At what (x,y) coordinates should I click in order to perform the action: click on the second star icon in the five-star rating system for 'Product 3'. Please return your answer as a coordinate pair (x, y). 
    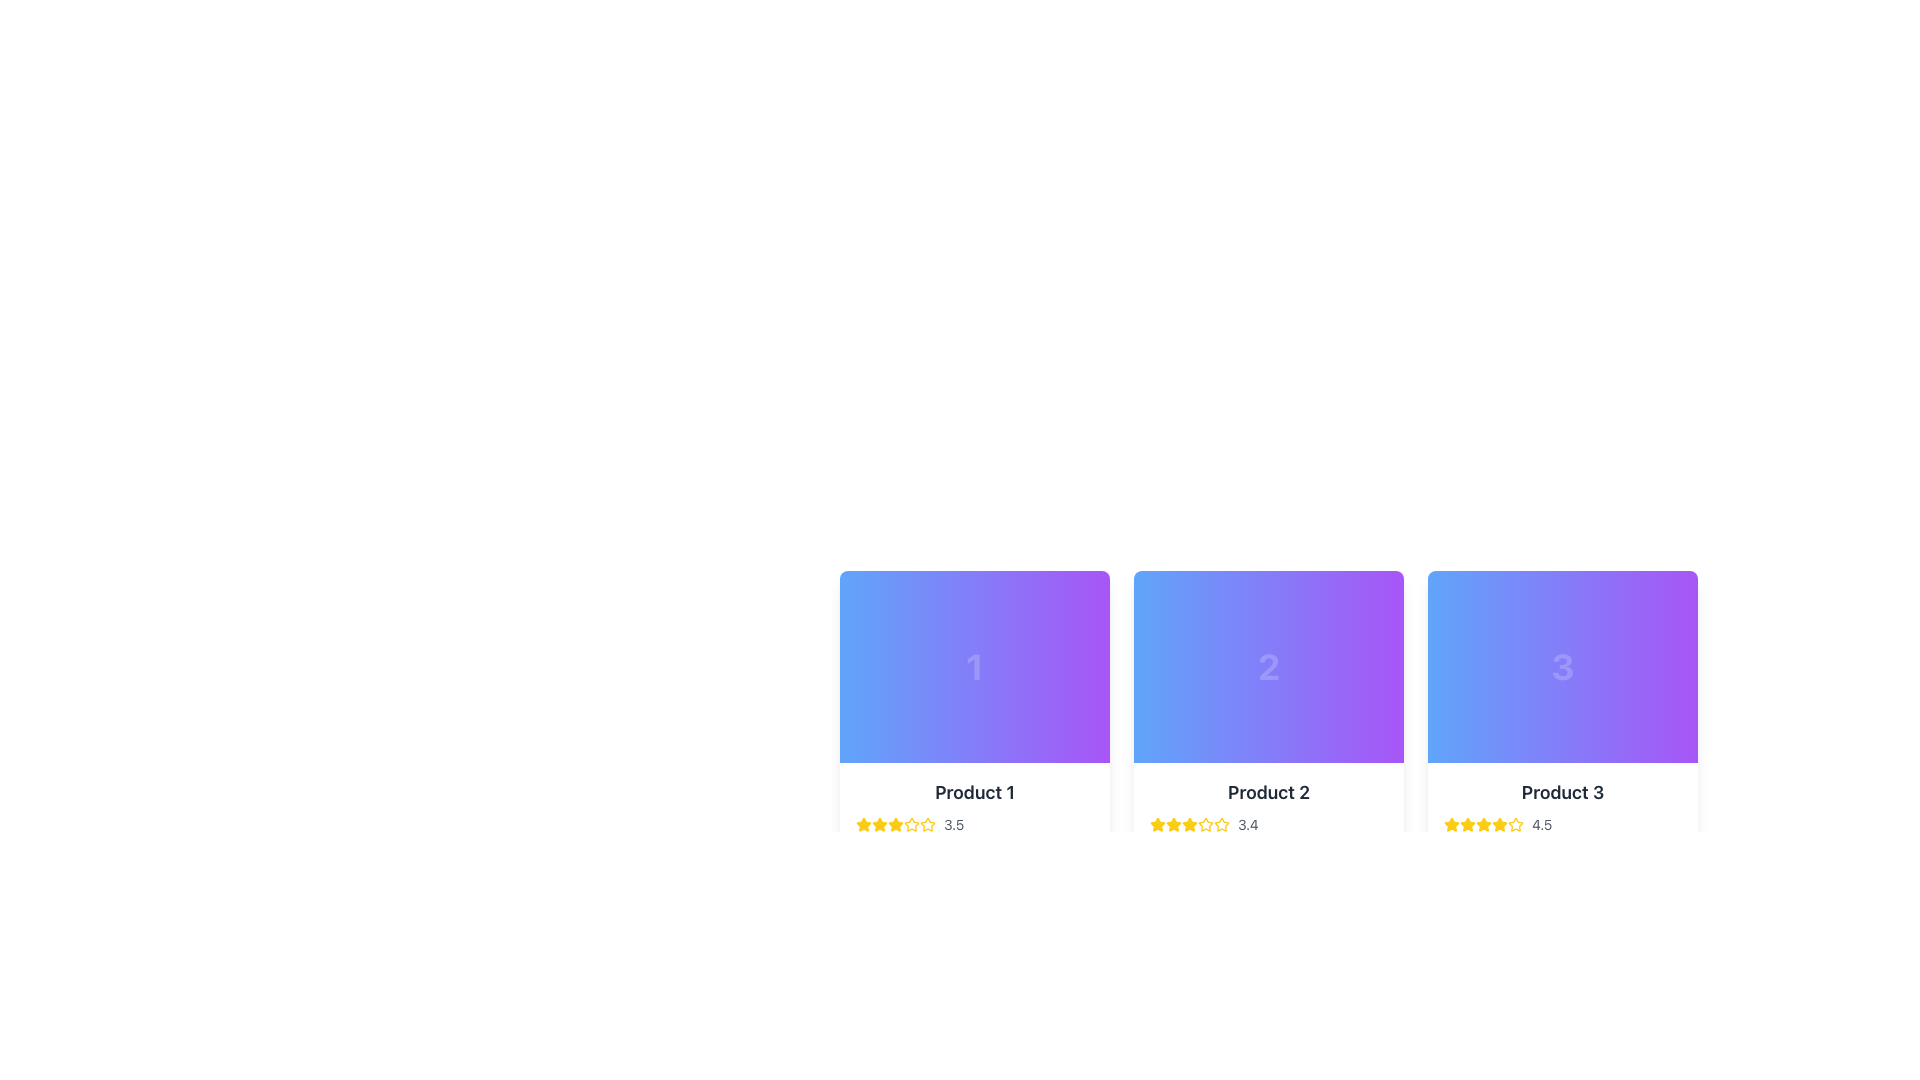
    Looking at the image, I should click on (1483, 824).